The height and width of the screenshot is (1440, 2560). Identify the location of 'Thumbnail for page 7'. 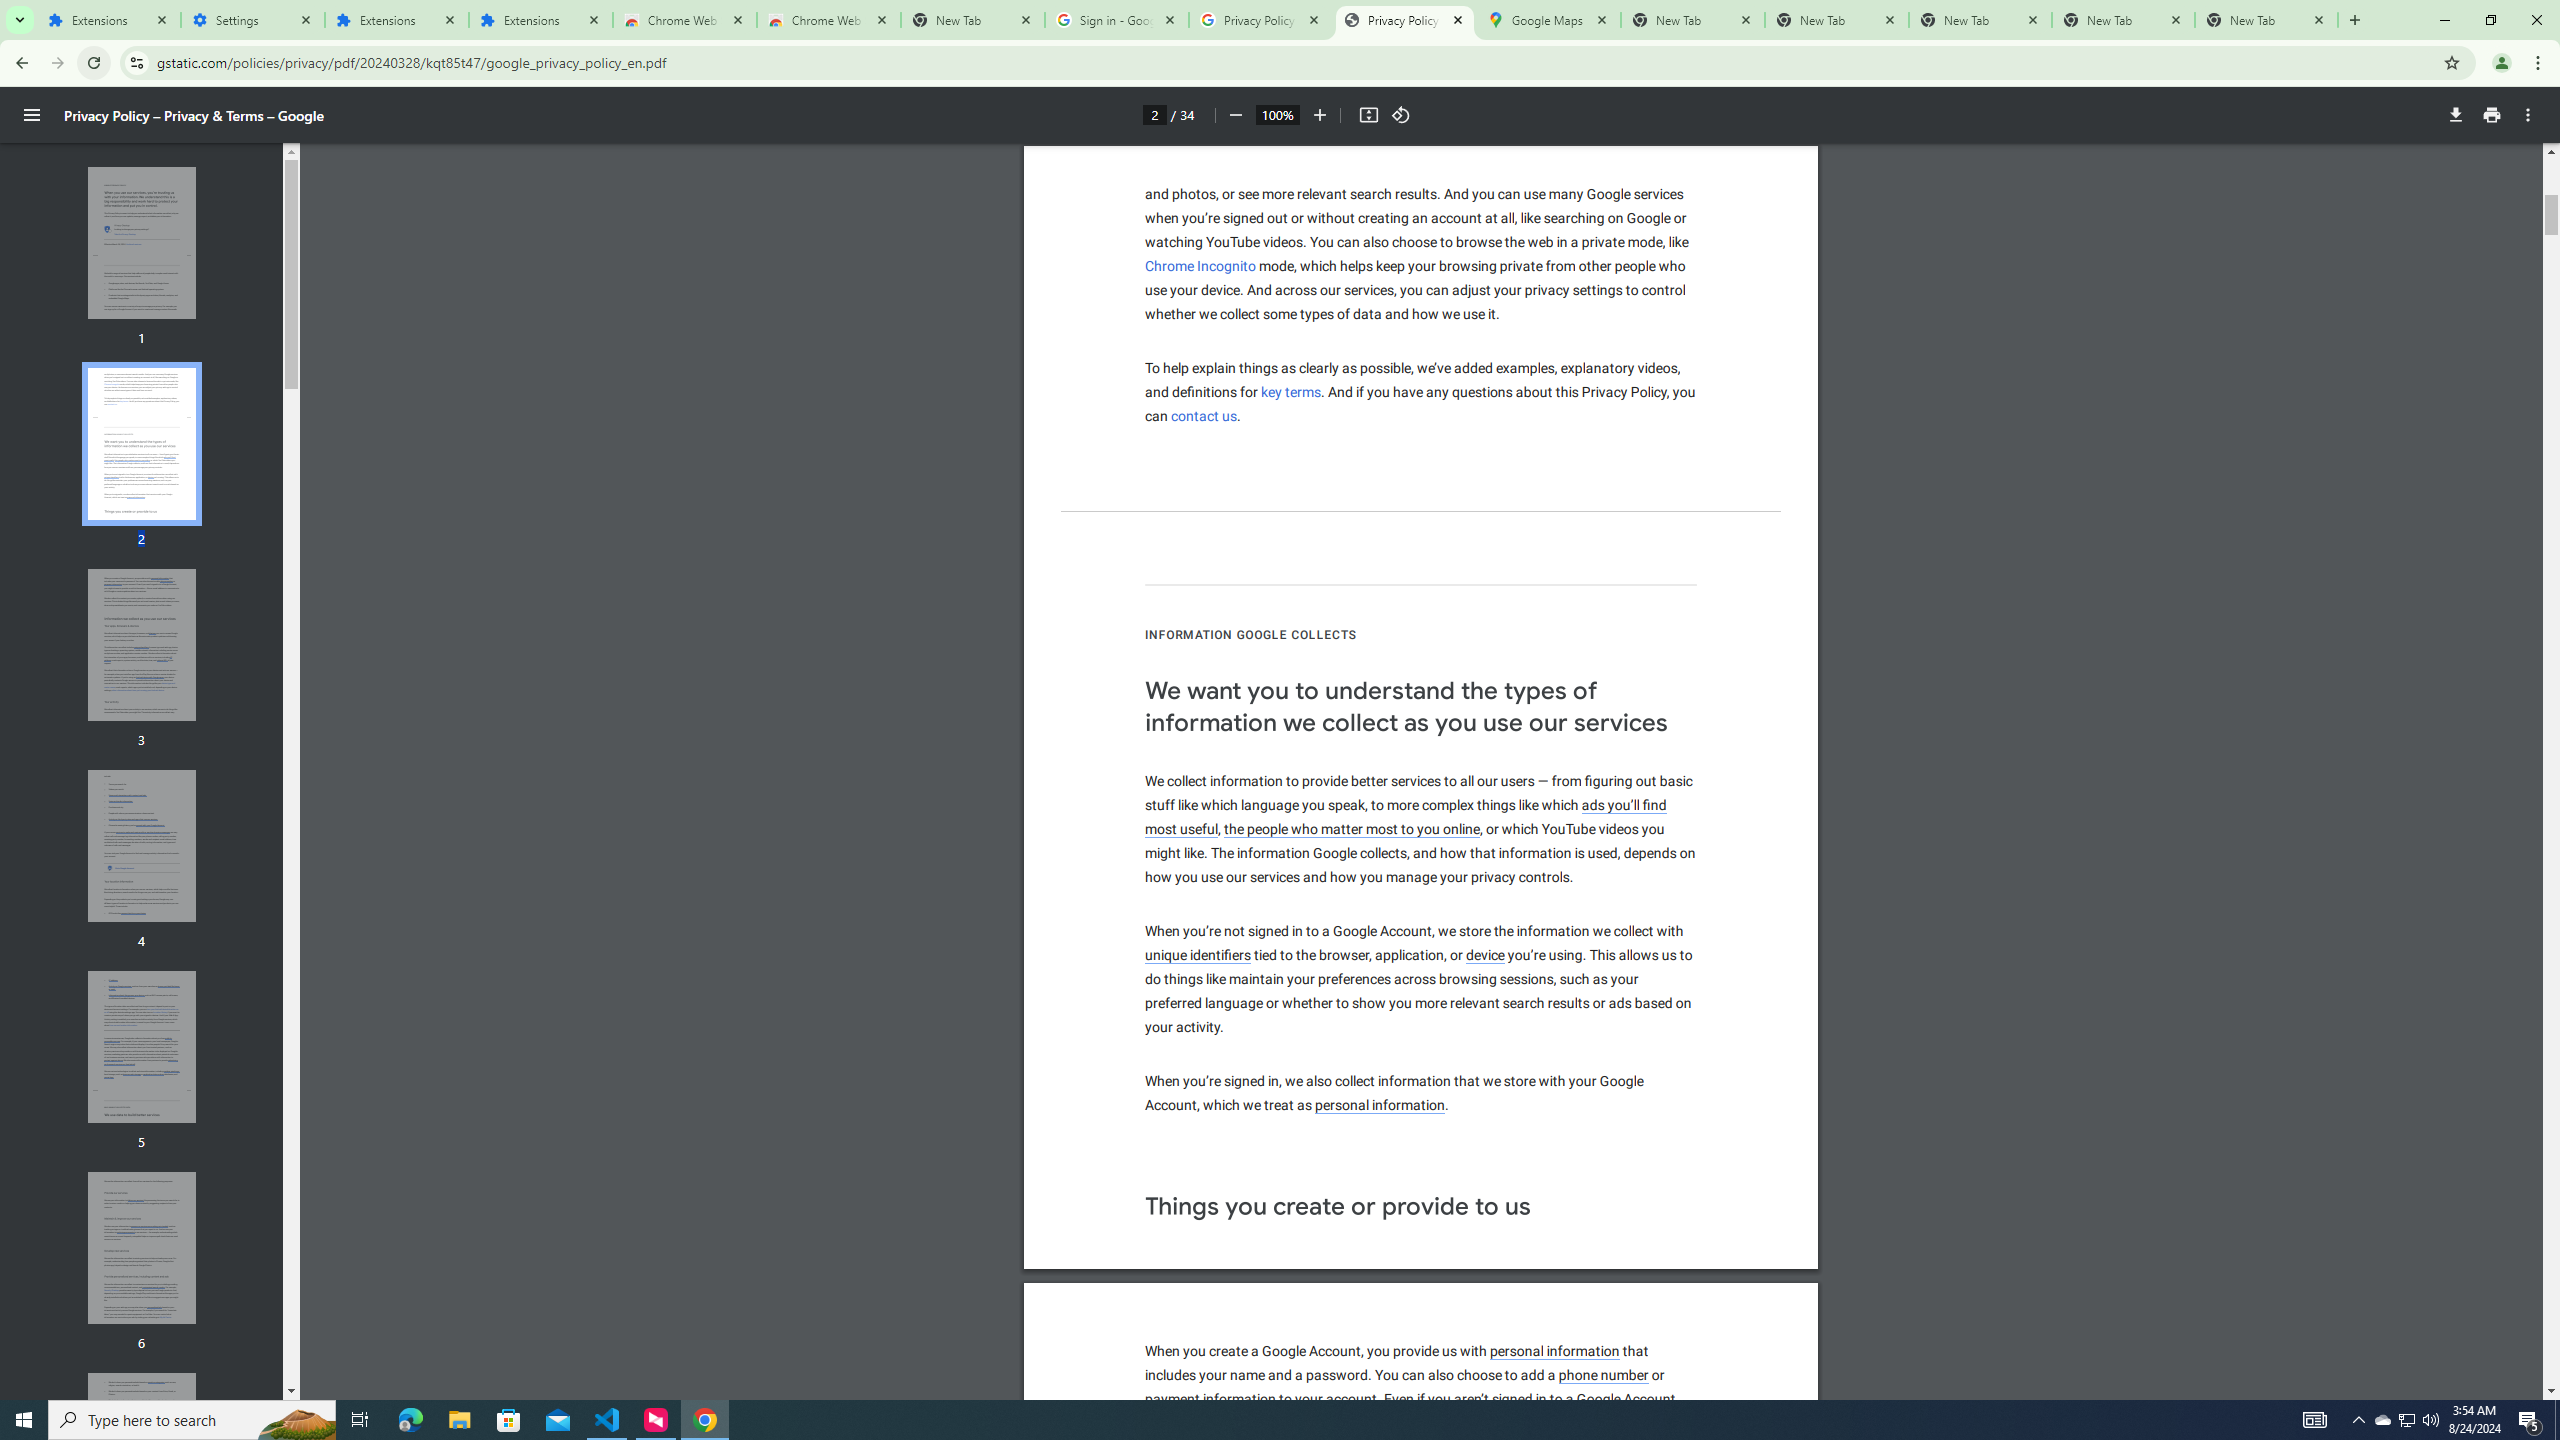
(142, 1440).